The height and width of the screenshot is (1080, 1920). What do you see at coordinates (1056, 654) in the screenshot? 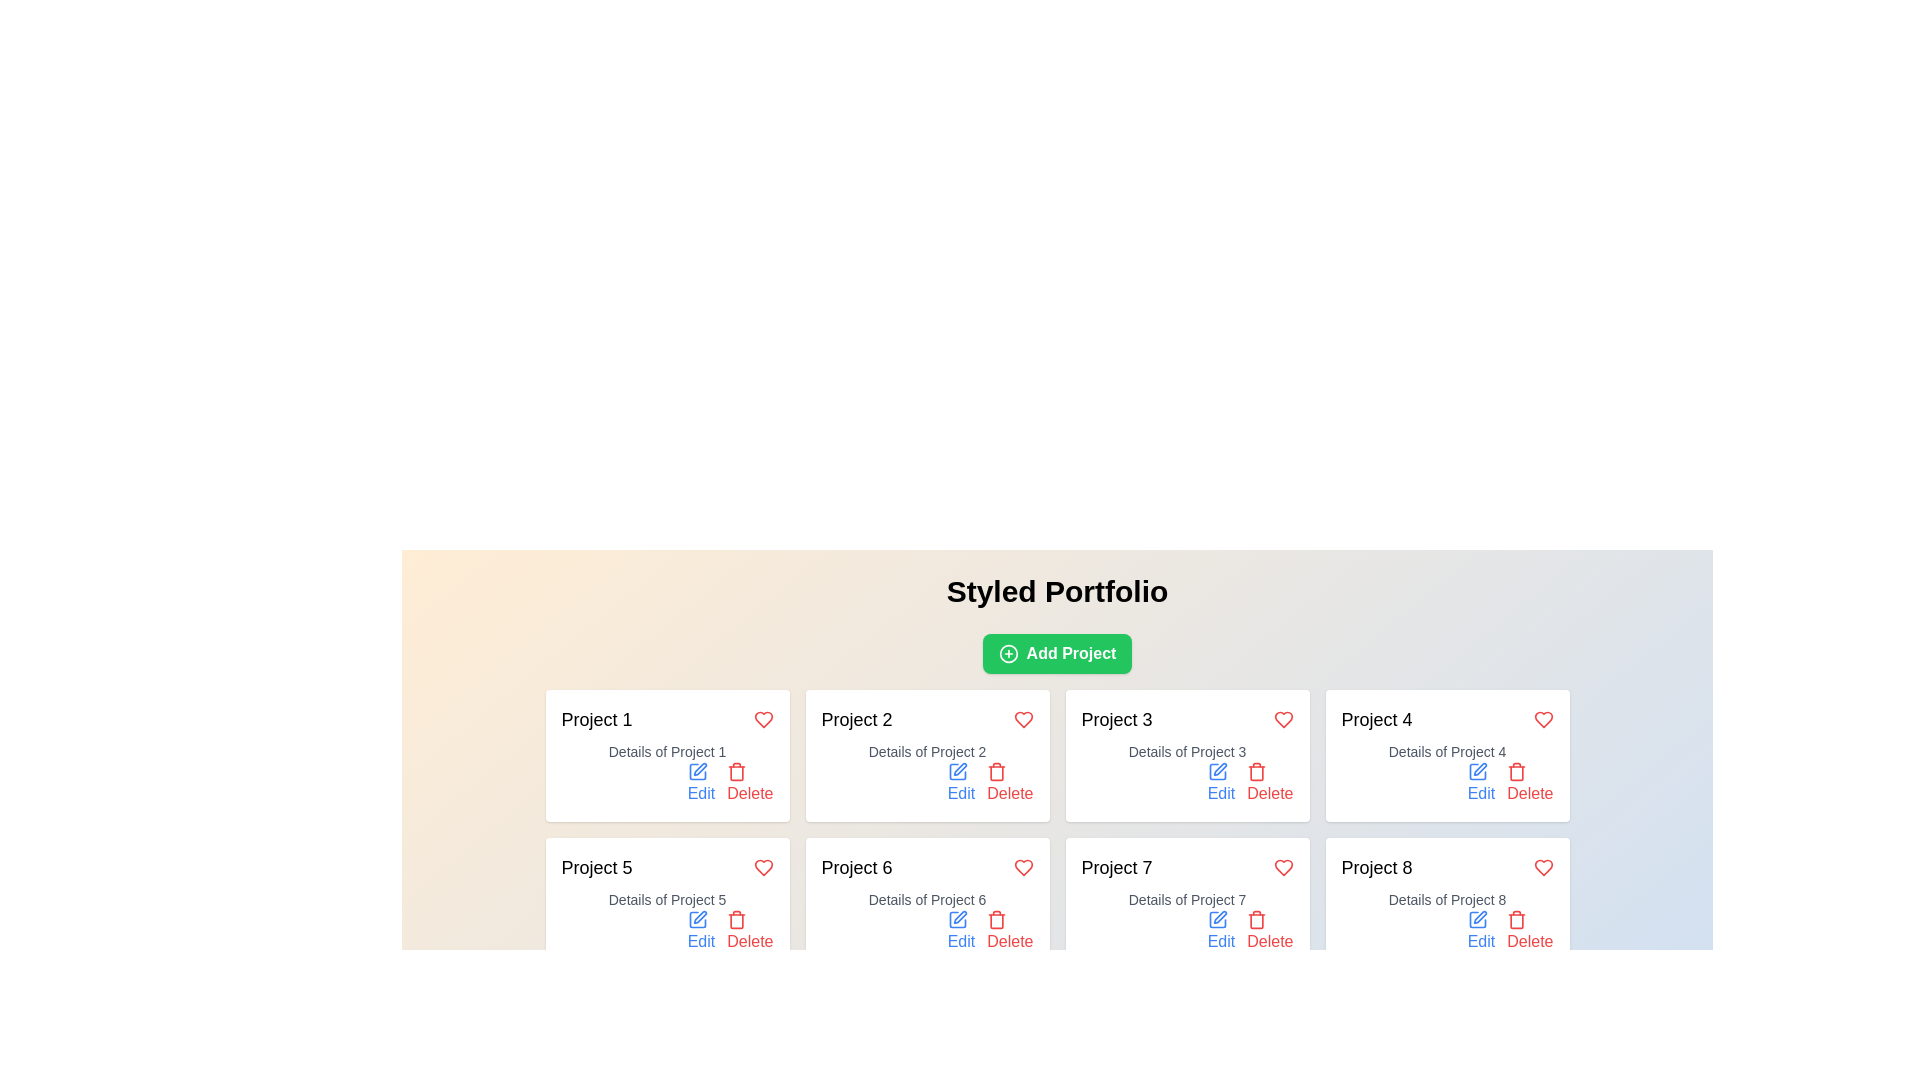
I see `the 'Add Project' button, which is a bright green rectangular button with rounded corners and a white '+' icon on the left side of the text, located below the header 'Styled Portfolio'` at bounding box center [1056, 654].